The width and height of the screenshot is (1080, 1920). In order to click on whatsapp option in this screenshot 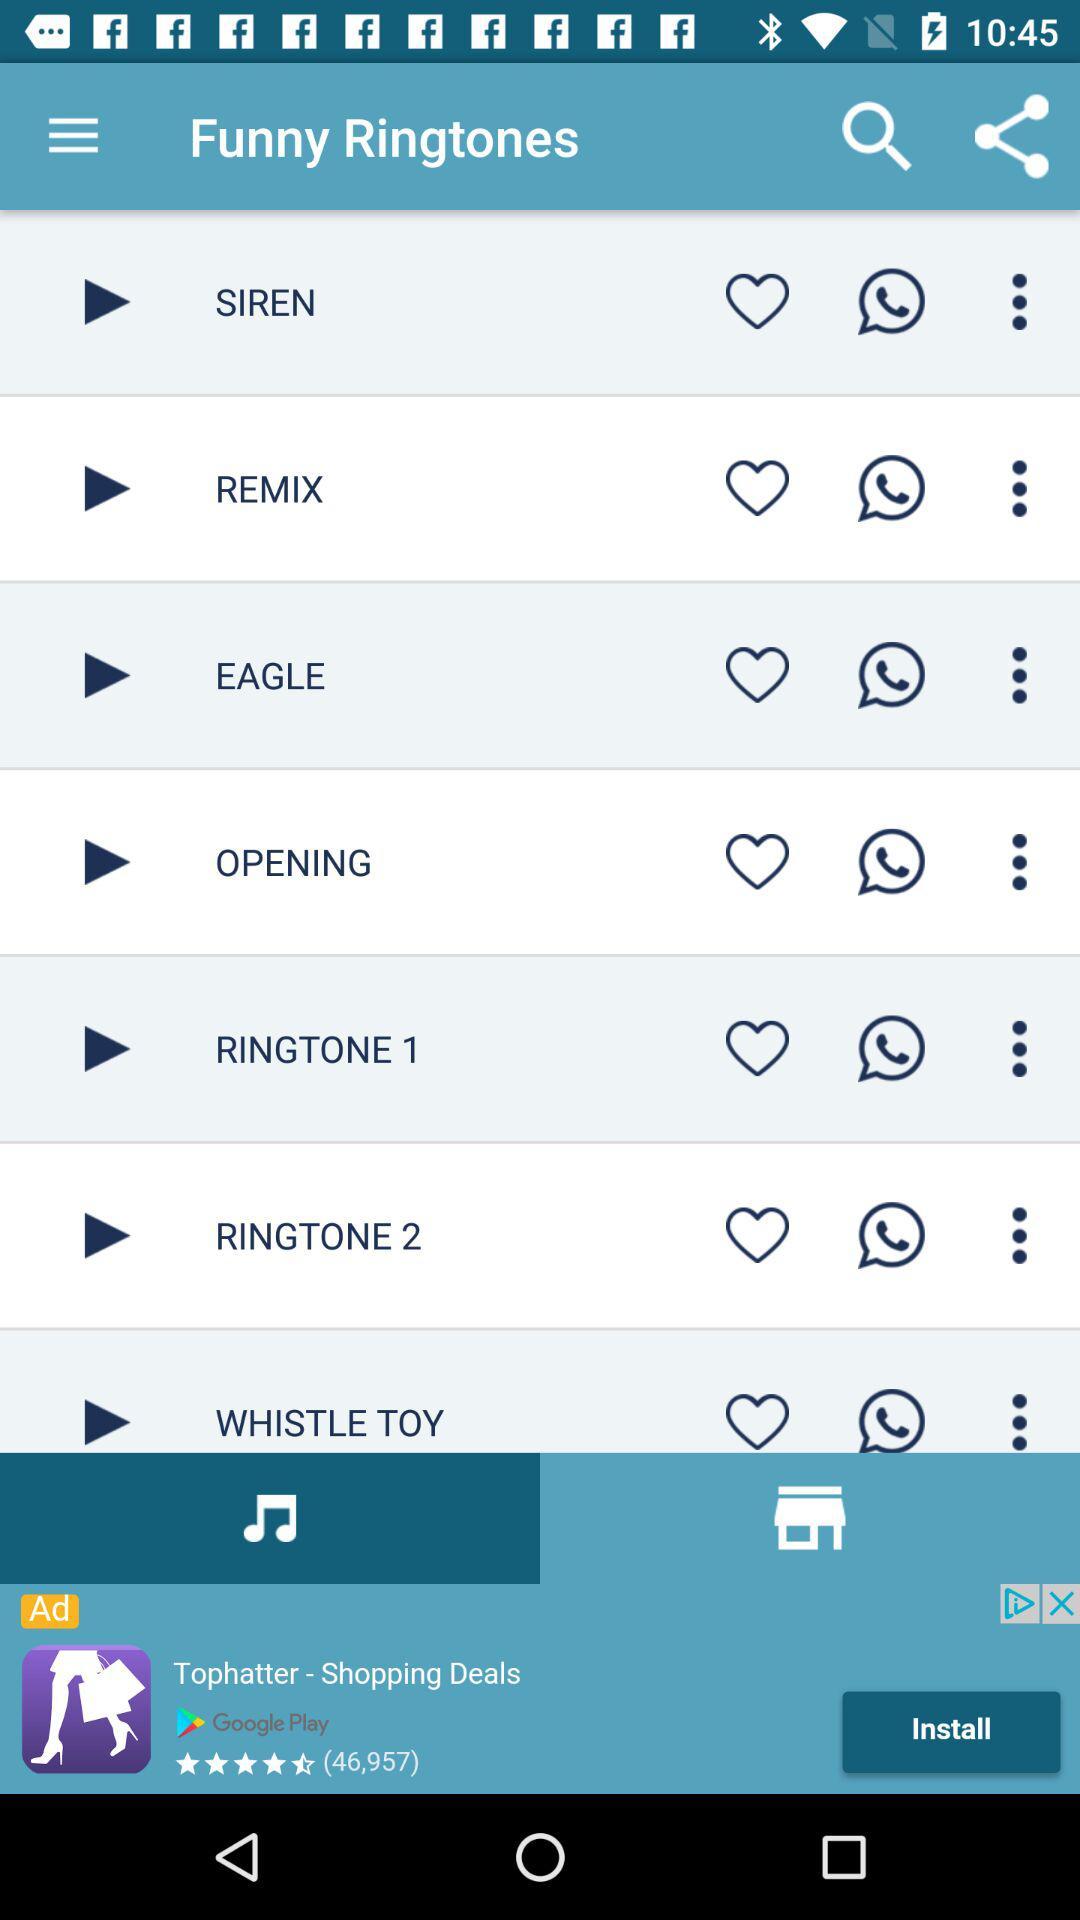, I will do `click(890, 862)`.